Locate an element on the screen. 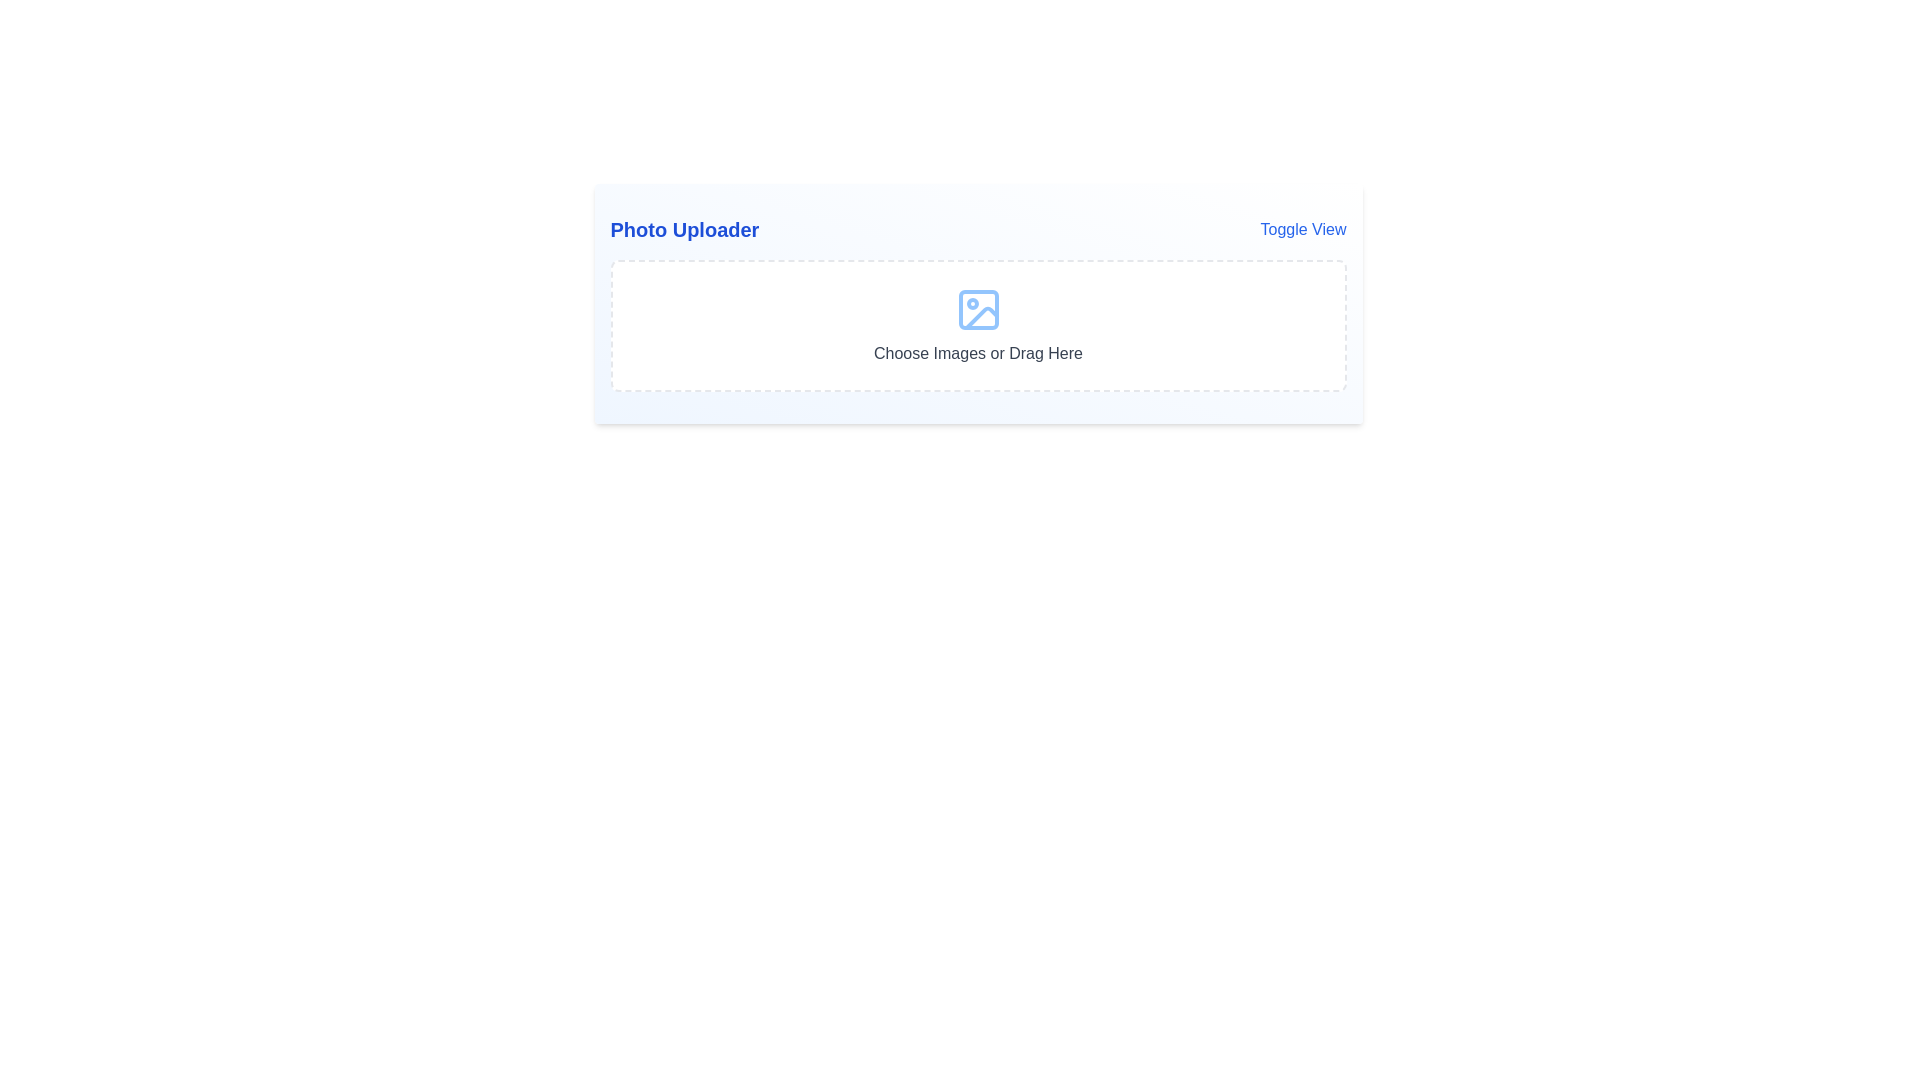 This screenshot has width=1920, height=1080. the interactive area for file input functionality, which has a dashed border, rounded corners, and contains a blue image icon with the text 'Choose Images or Drag Here' is located at coordinates (978, 325).